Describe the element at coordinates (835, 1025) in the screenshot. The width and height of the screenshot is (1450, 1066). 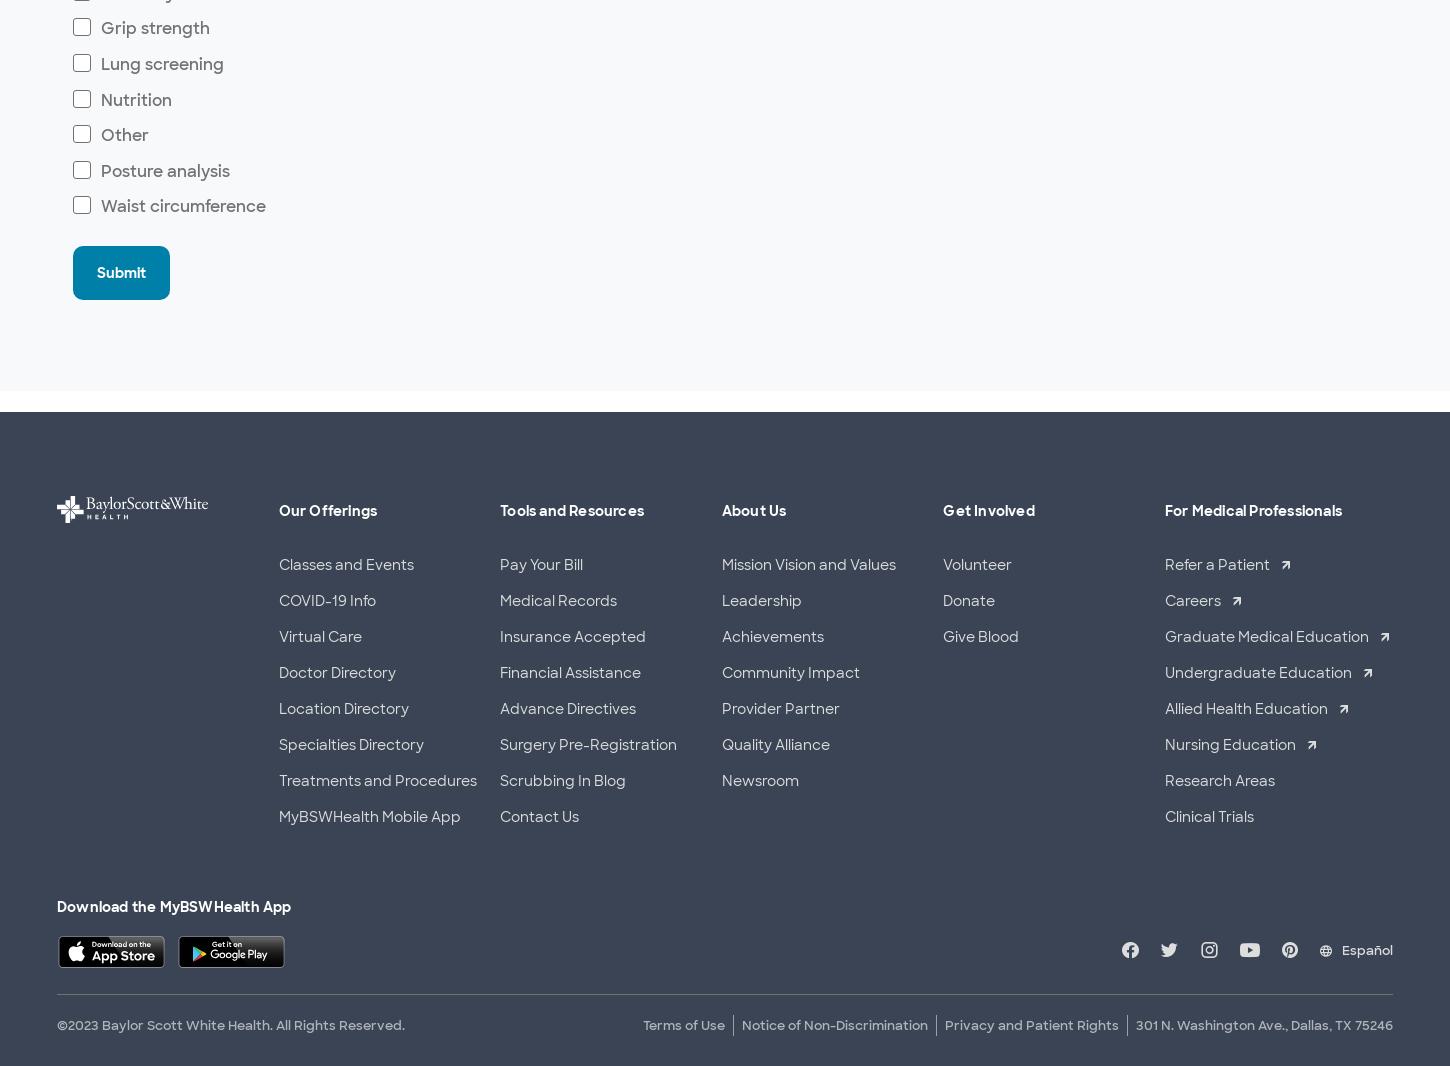
I see `'Notice of Non-Discrimination'` at that location.